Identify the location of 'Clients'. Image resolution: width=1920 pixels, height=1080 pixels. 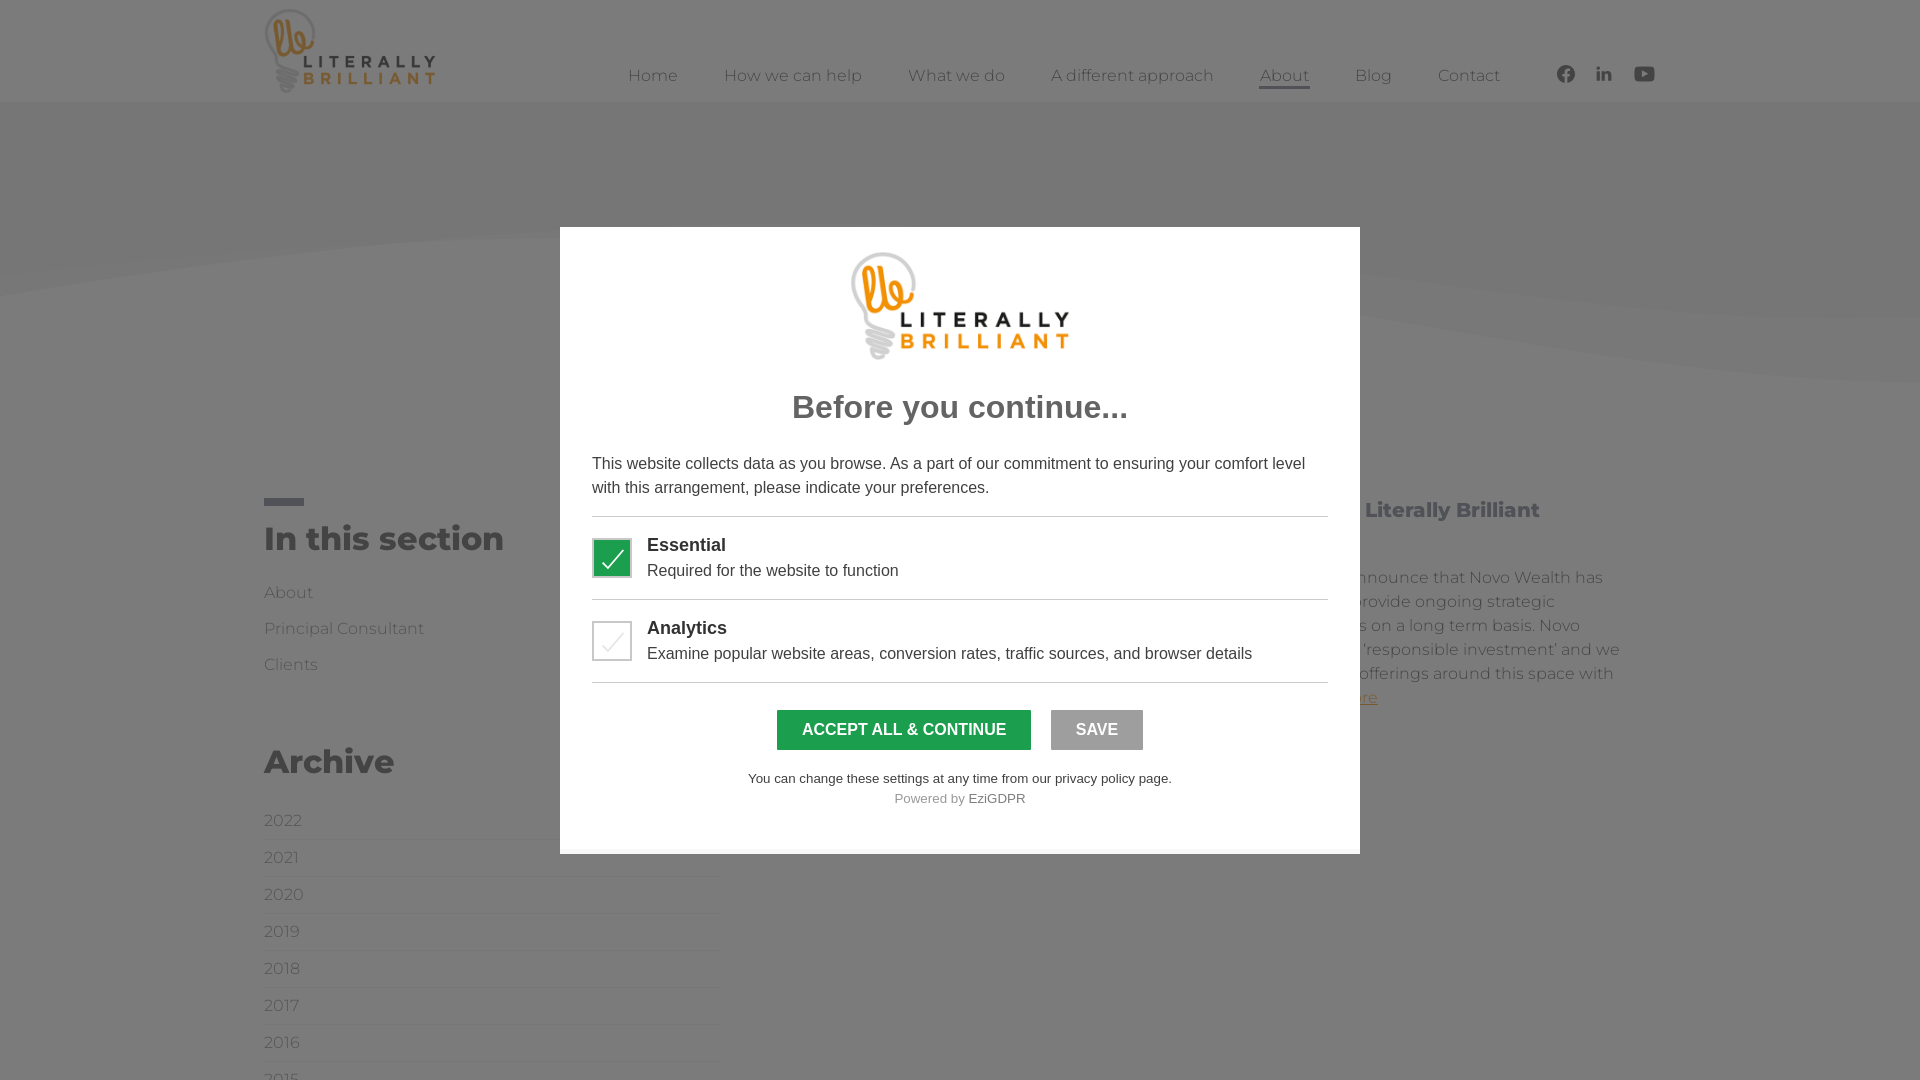
(290, 663).